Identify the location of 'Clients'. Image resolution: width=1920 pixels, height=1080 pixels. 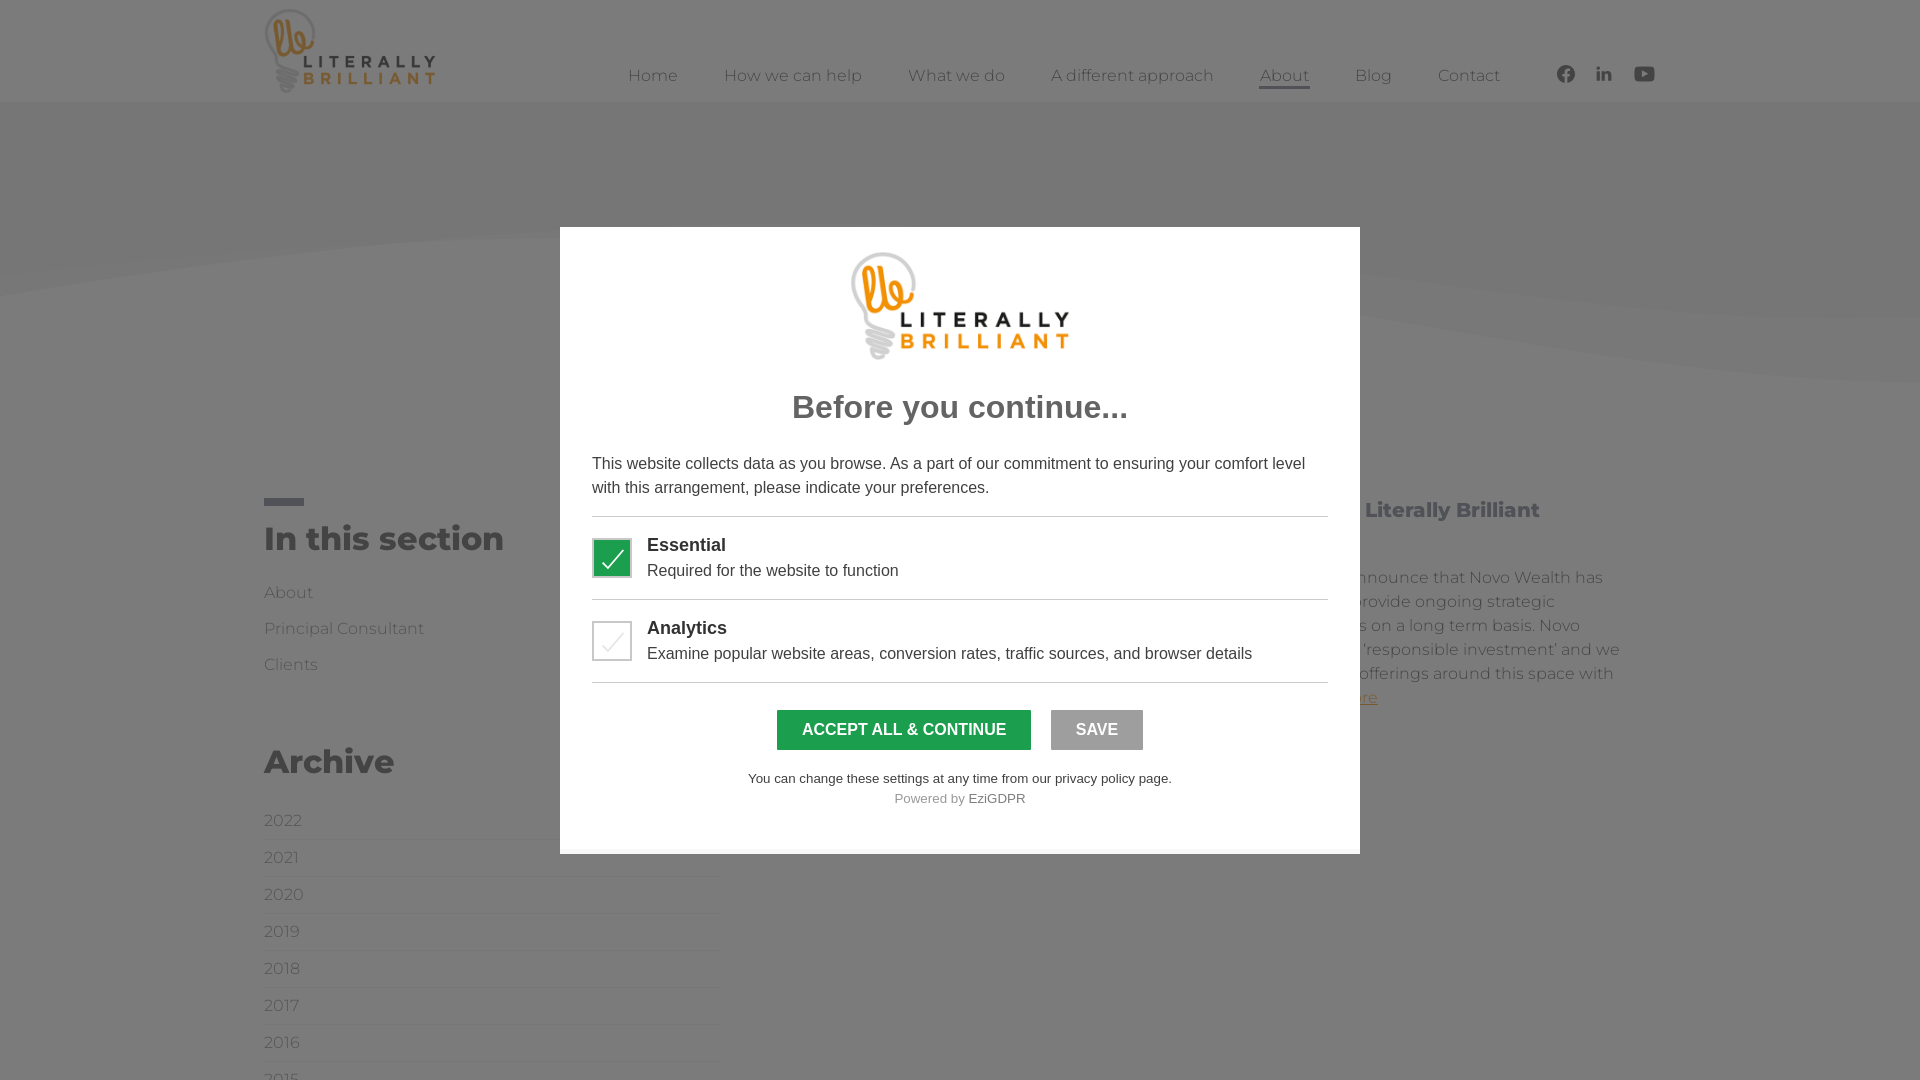
(290, 663).